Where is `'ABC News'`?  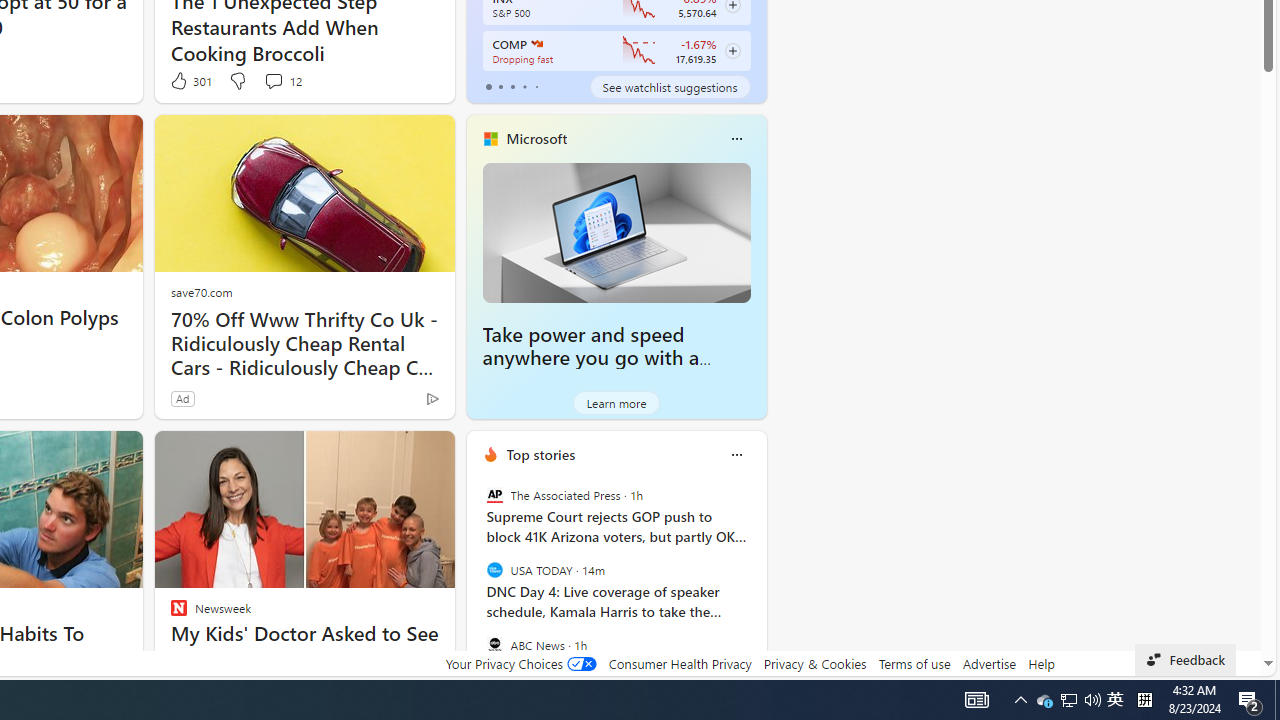 'ABC News' is located at coordinates (494, 644).